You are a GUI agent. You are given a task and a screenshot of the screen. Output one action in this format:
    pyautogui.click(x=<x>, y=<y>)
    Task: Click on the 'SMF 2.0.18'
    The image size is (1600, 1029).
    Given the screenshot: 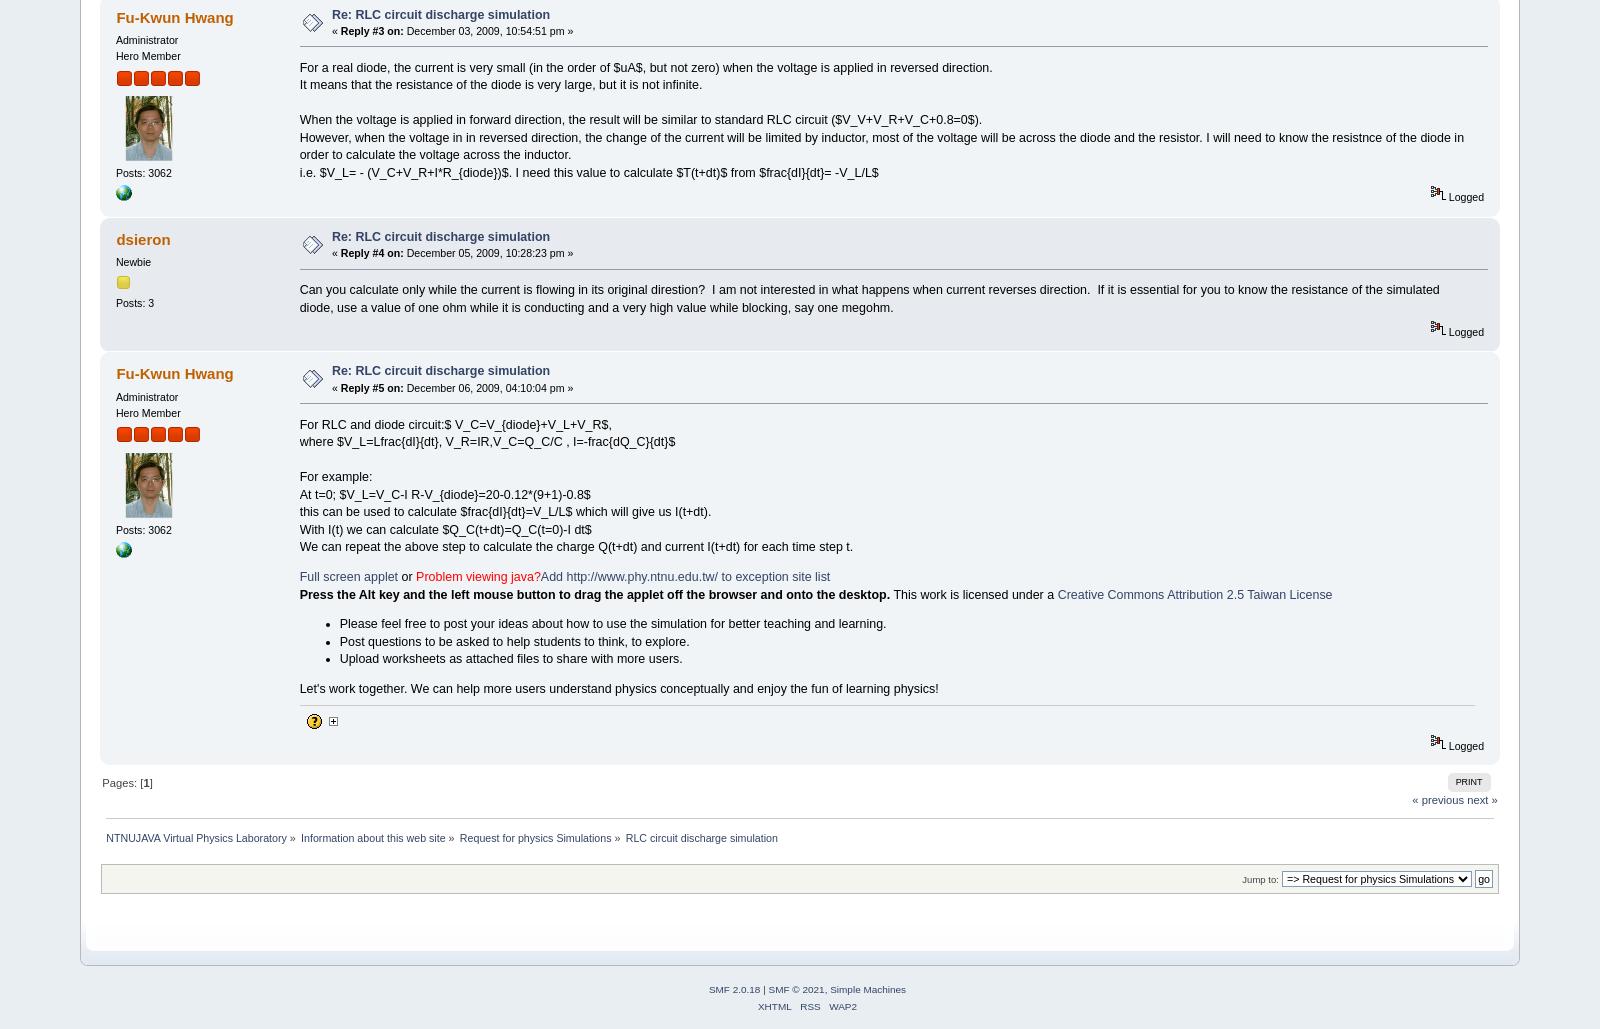 What is the action you would take?
    pyautogui.click(x=733, y=987)
    